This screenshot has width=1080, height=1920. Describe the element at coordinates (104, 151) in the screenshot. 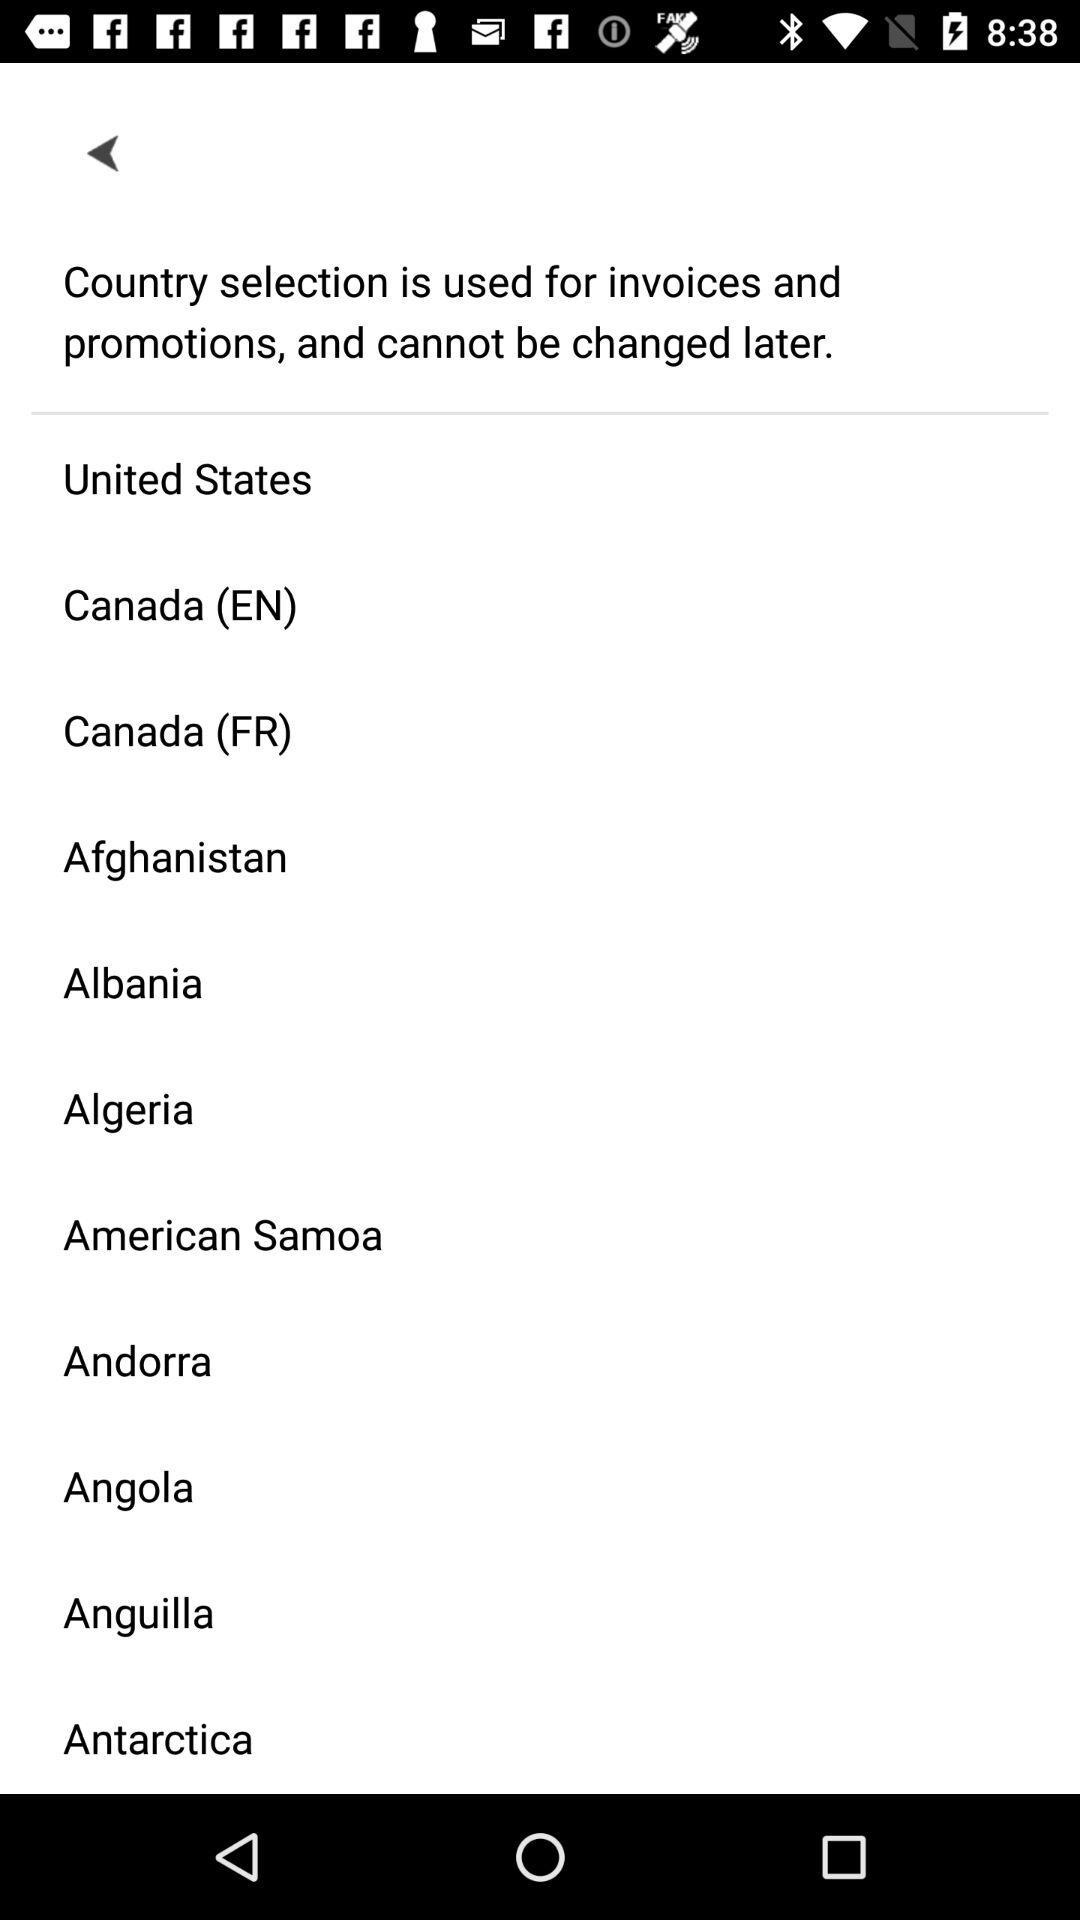

I see `go back` at that location.